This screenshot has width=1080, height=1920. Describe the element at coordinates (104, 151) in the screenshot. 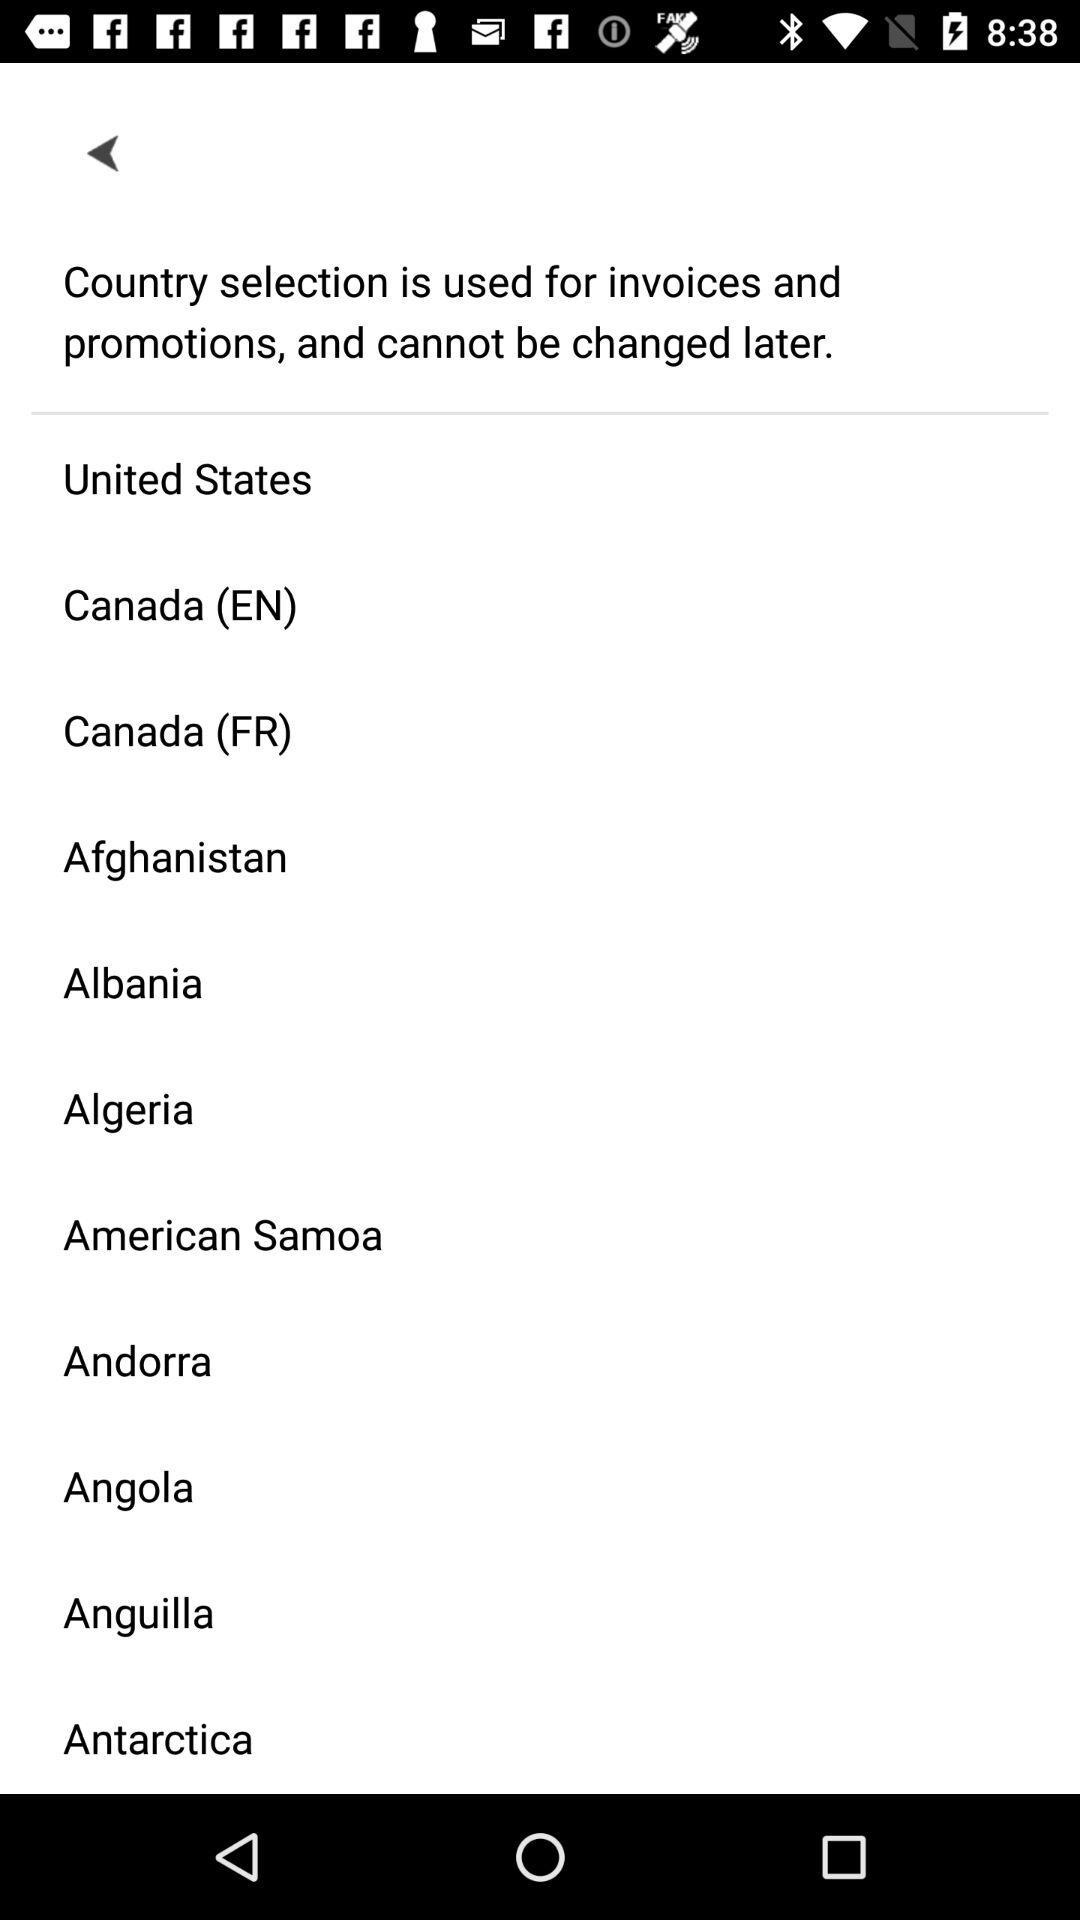

I see `go back` at that location.